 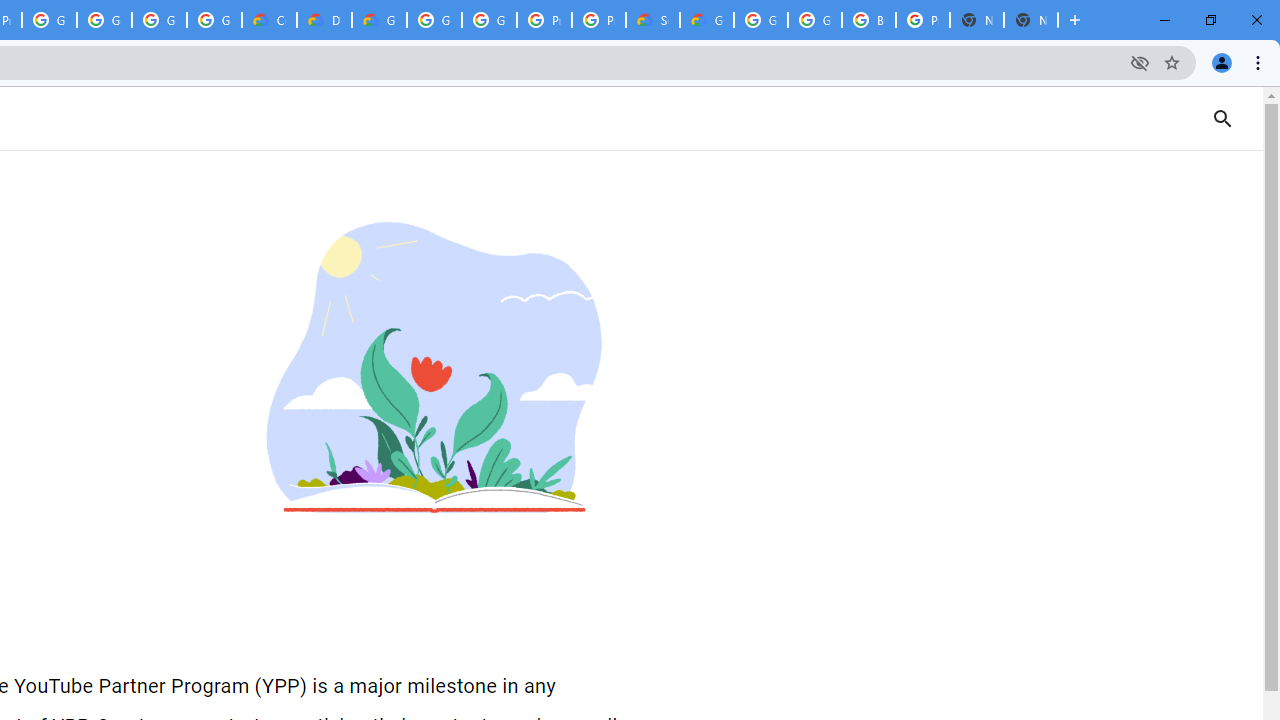 I want to click on 'New Tab', so click(x=1031, y=20).